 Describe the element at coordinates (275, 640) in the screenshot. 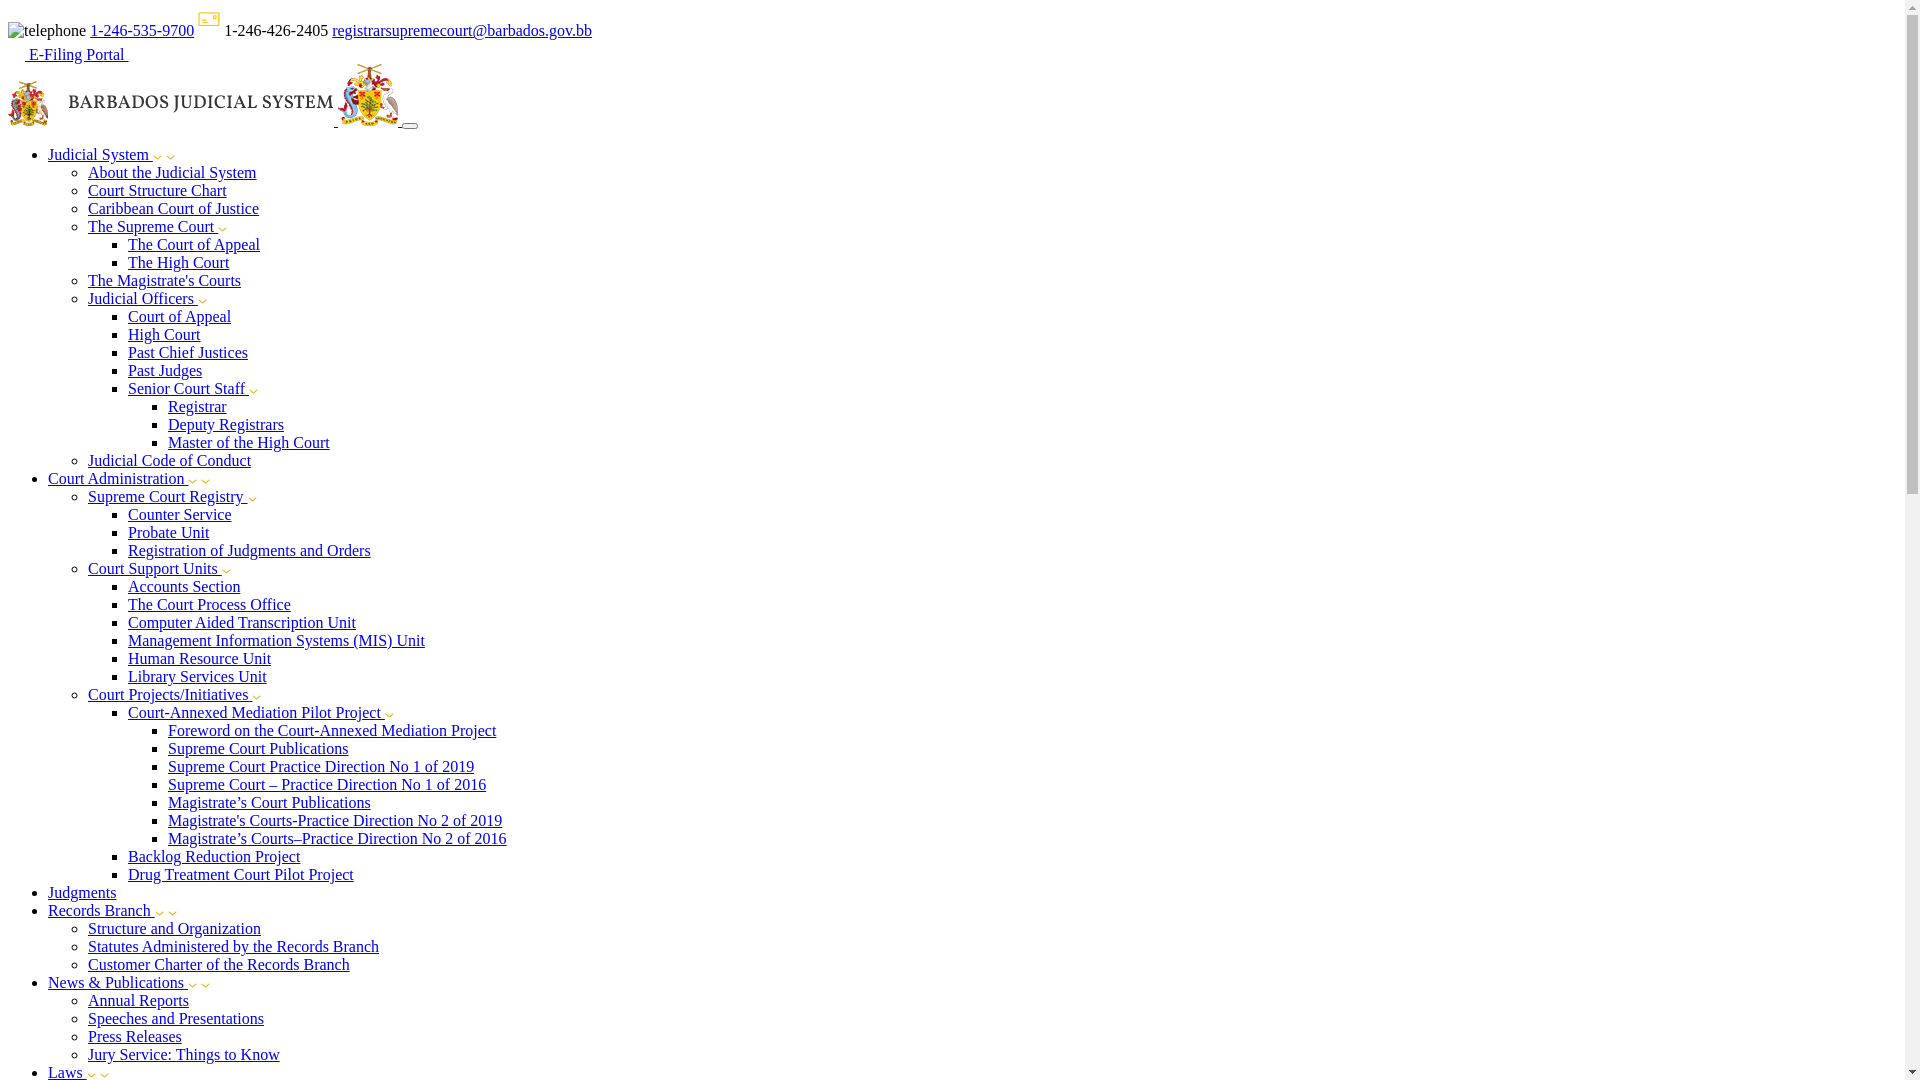

I see `'Management Information Systems (MIS) Unit'` at that location.